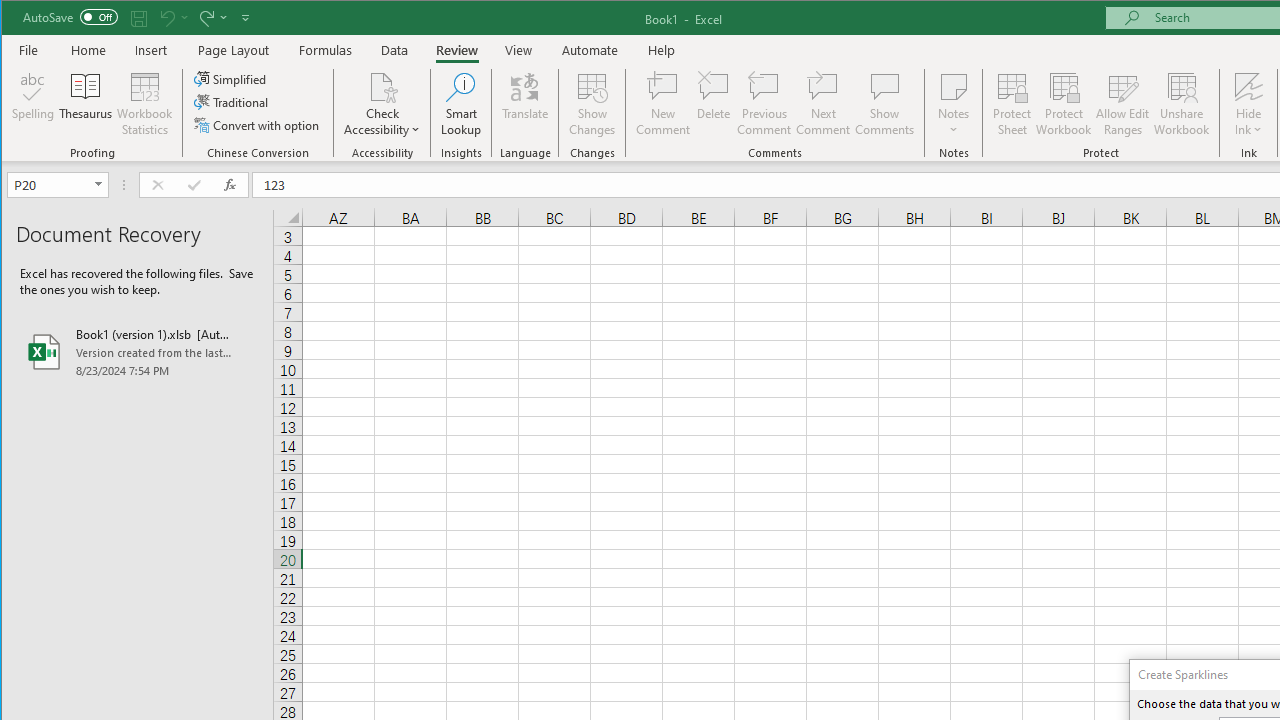 The image size is (1280, 720). What do you see at coordinates (460, 104) in the screenshot?
I see `'Smart Lookup'` at bounding box center [460, 104].